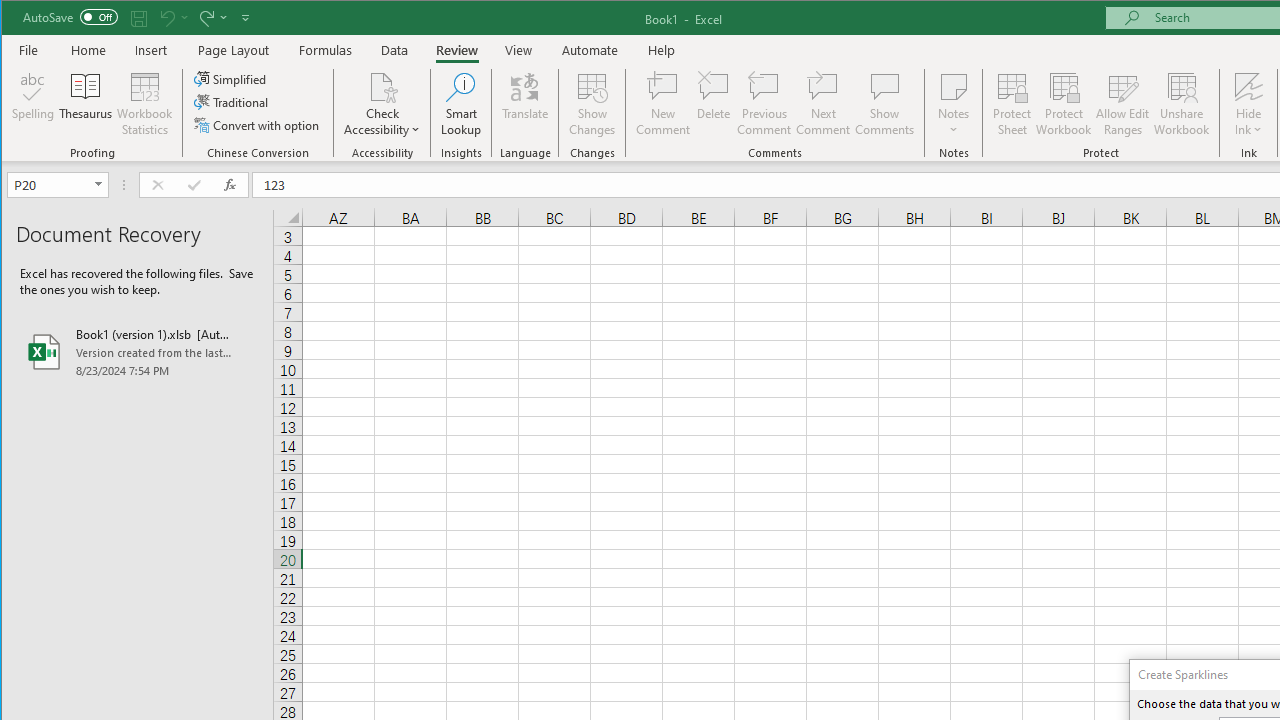 The image size is (1280, 720). What do you see at coordinates (460, 104) in the screenshot?
I see `'Smart Lookup'` at bounding box center [460, 104].